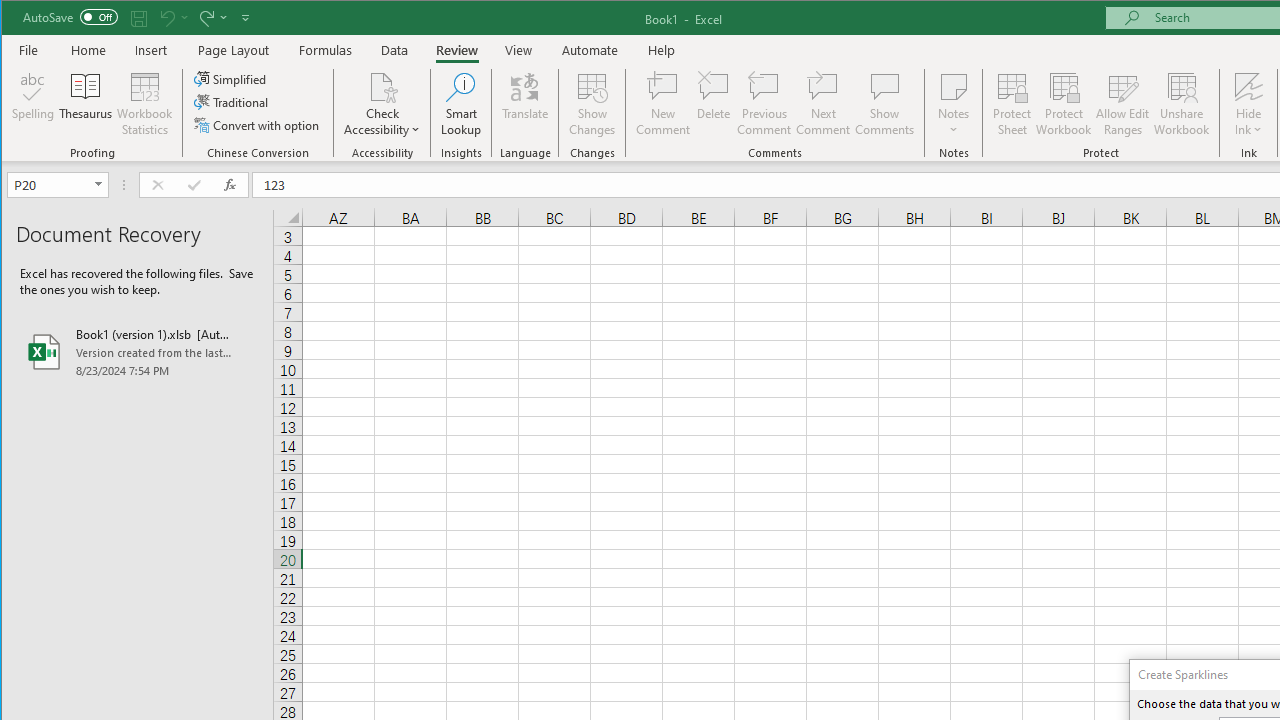 The image size is (1280, 720). What do you see at coordinates (460, 104) in the screenshot?
I see `'Smart Lookup'` at bounding box center [460, 104].